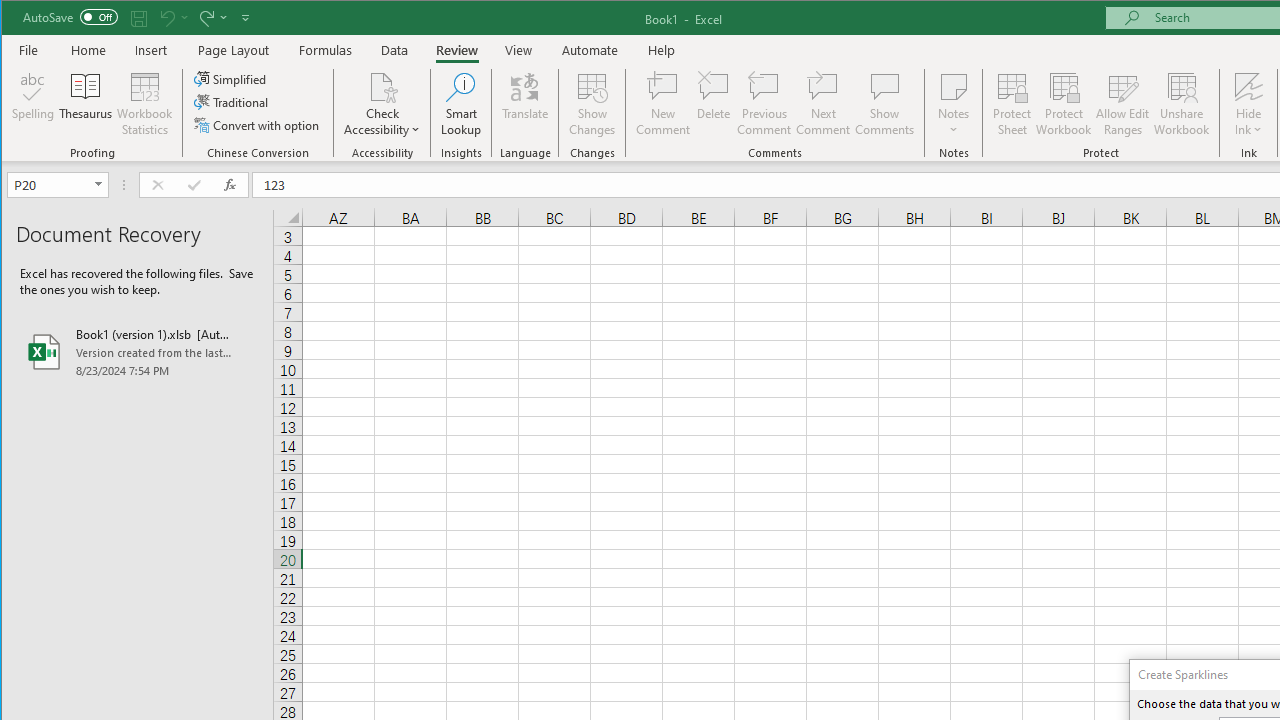 The image size is (1280, 720). What do you see at coordinates (460, 104) in the screenshot?
I see `'Smart Lookup'` at bounding box center [460, 104].